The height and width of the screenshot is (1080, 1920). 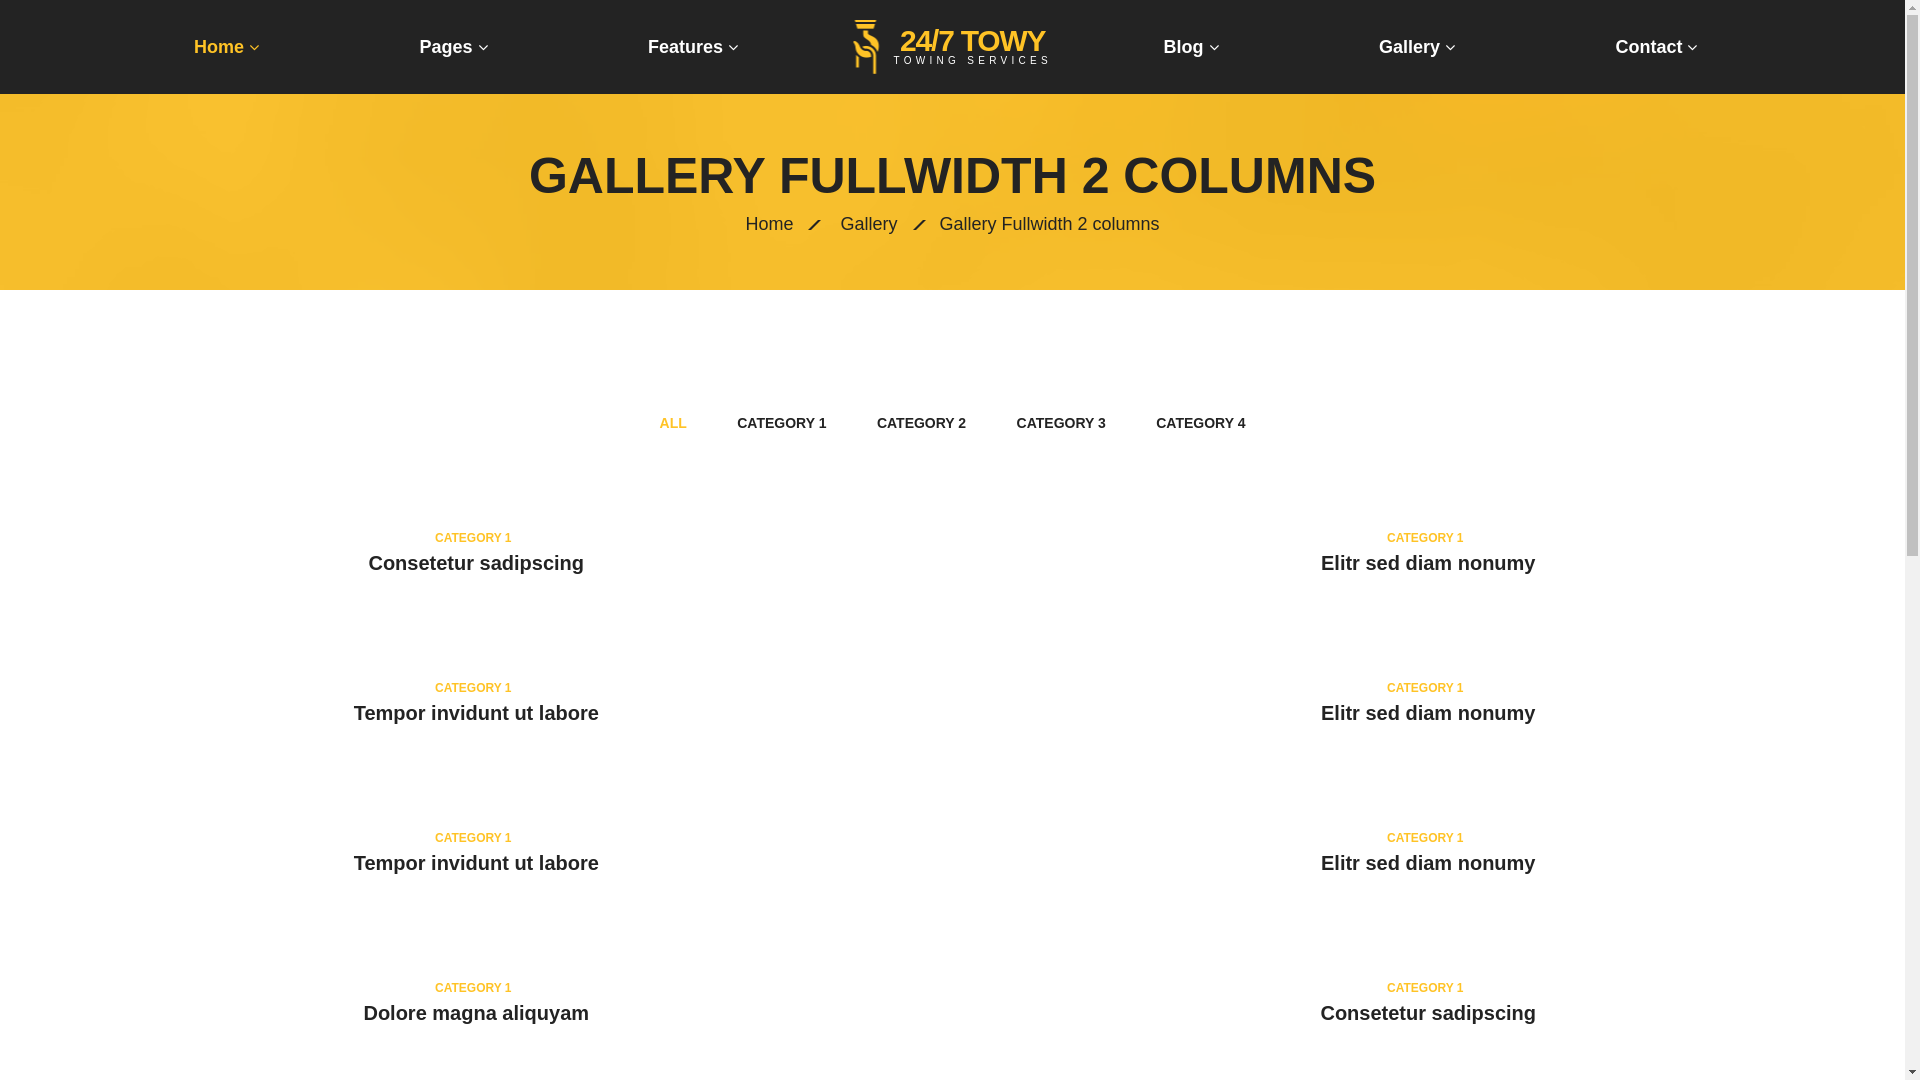 What do you see at coordinates (226, 45) in the screenshot?
I see `'Home'` at bounding box center [226, 45].